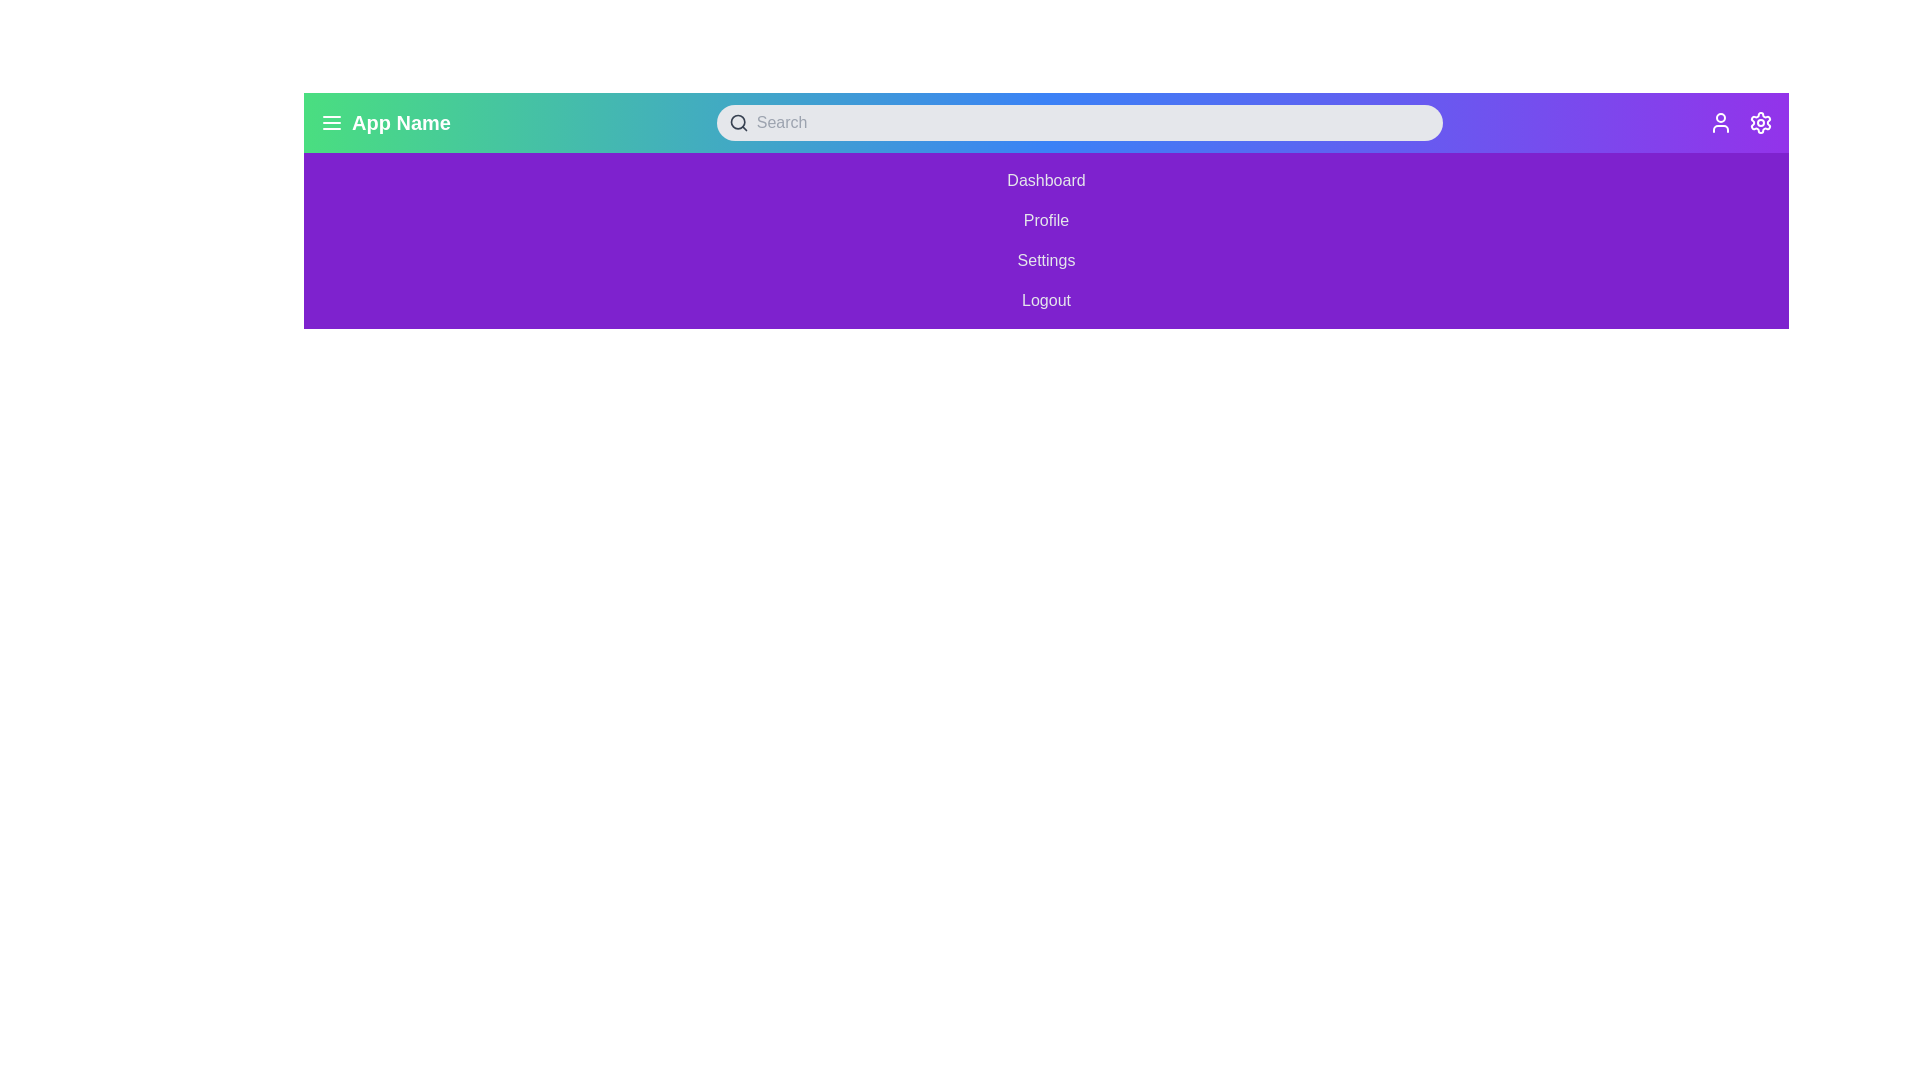 The width and height of the screenshot is (1920, 1080). Describe the element at coordinates (1045, 260) in the screenshot. I see `the 'Settings' button, which is the third button in a vertical list within a purple background menu` at that location.